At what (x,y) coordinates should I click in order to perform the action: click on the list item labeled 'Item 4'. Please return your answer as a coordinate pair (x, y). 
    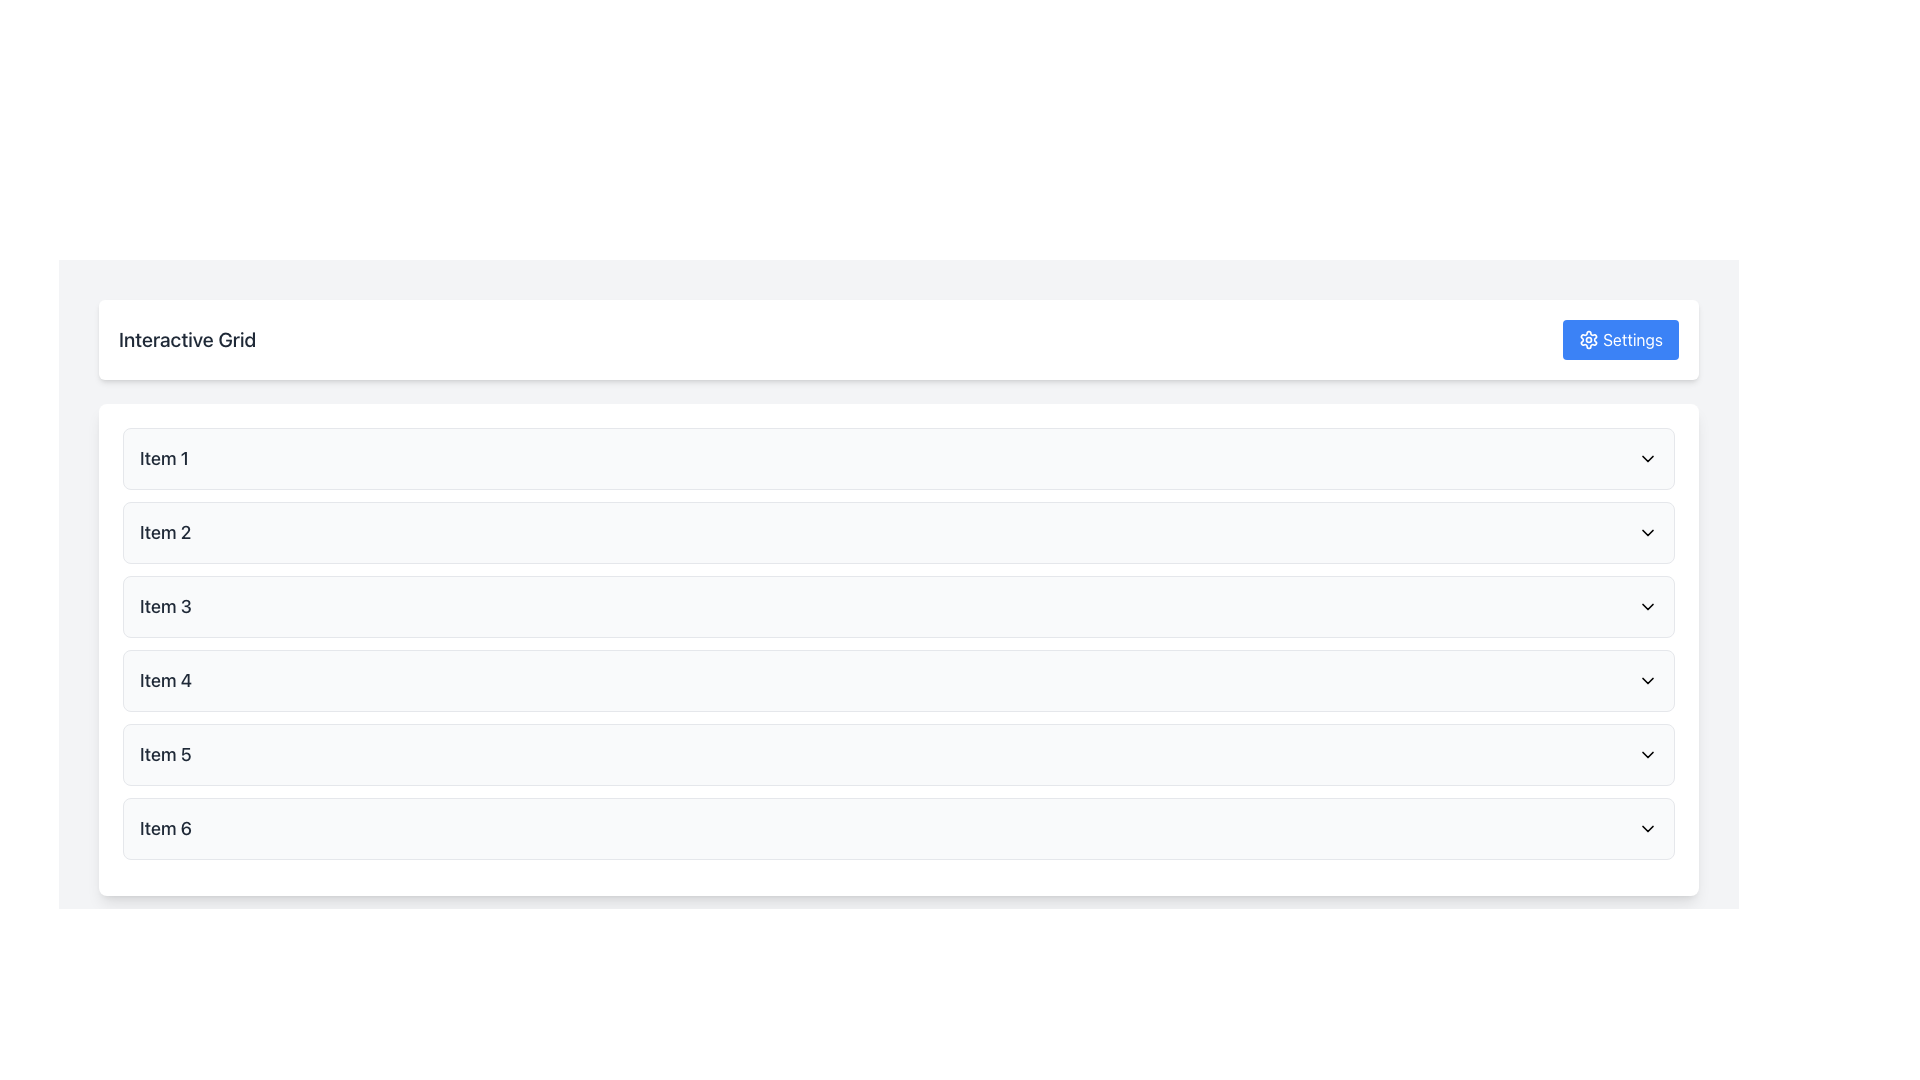
    Looking at the image, I should click on (897, 680).